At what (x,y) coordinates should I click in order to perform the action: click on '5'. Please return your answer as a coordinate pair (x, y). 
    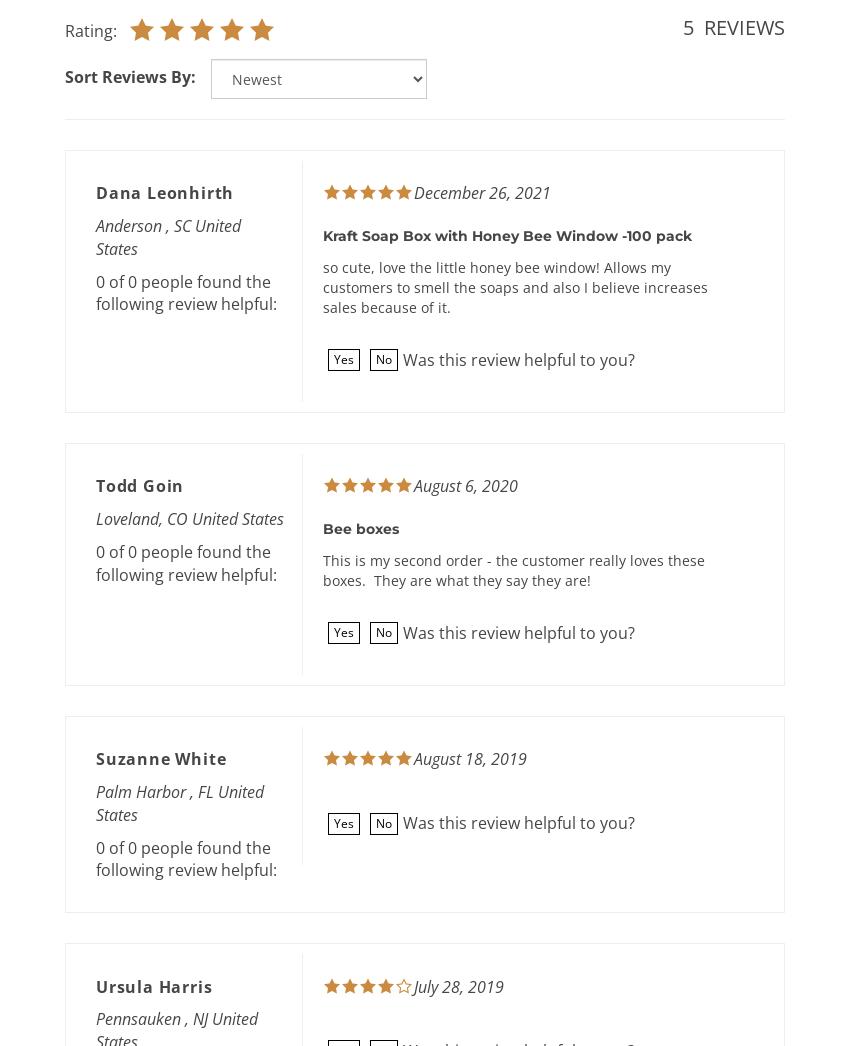
    Looking at the image, I should click on (687, 26).